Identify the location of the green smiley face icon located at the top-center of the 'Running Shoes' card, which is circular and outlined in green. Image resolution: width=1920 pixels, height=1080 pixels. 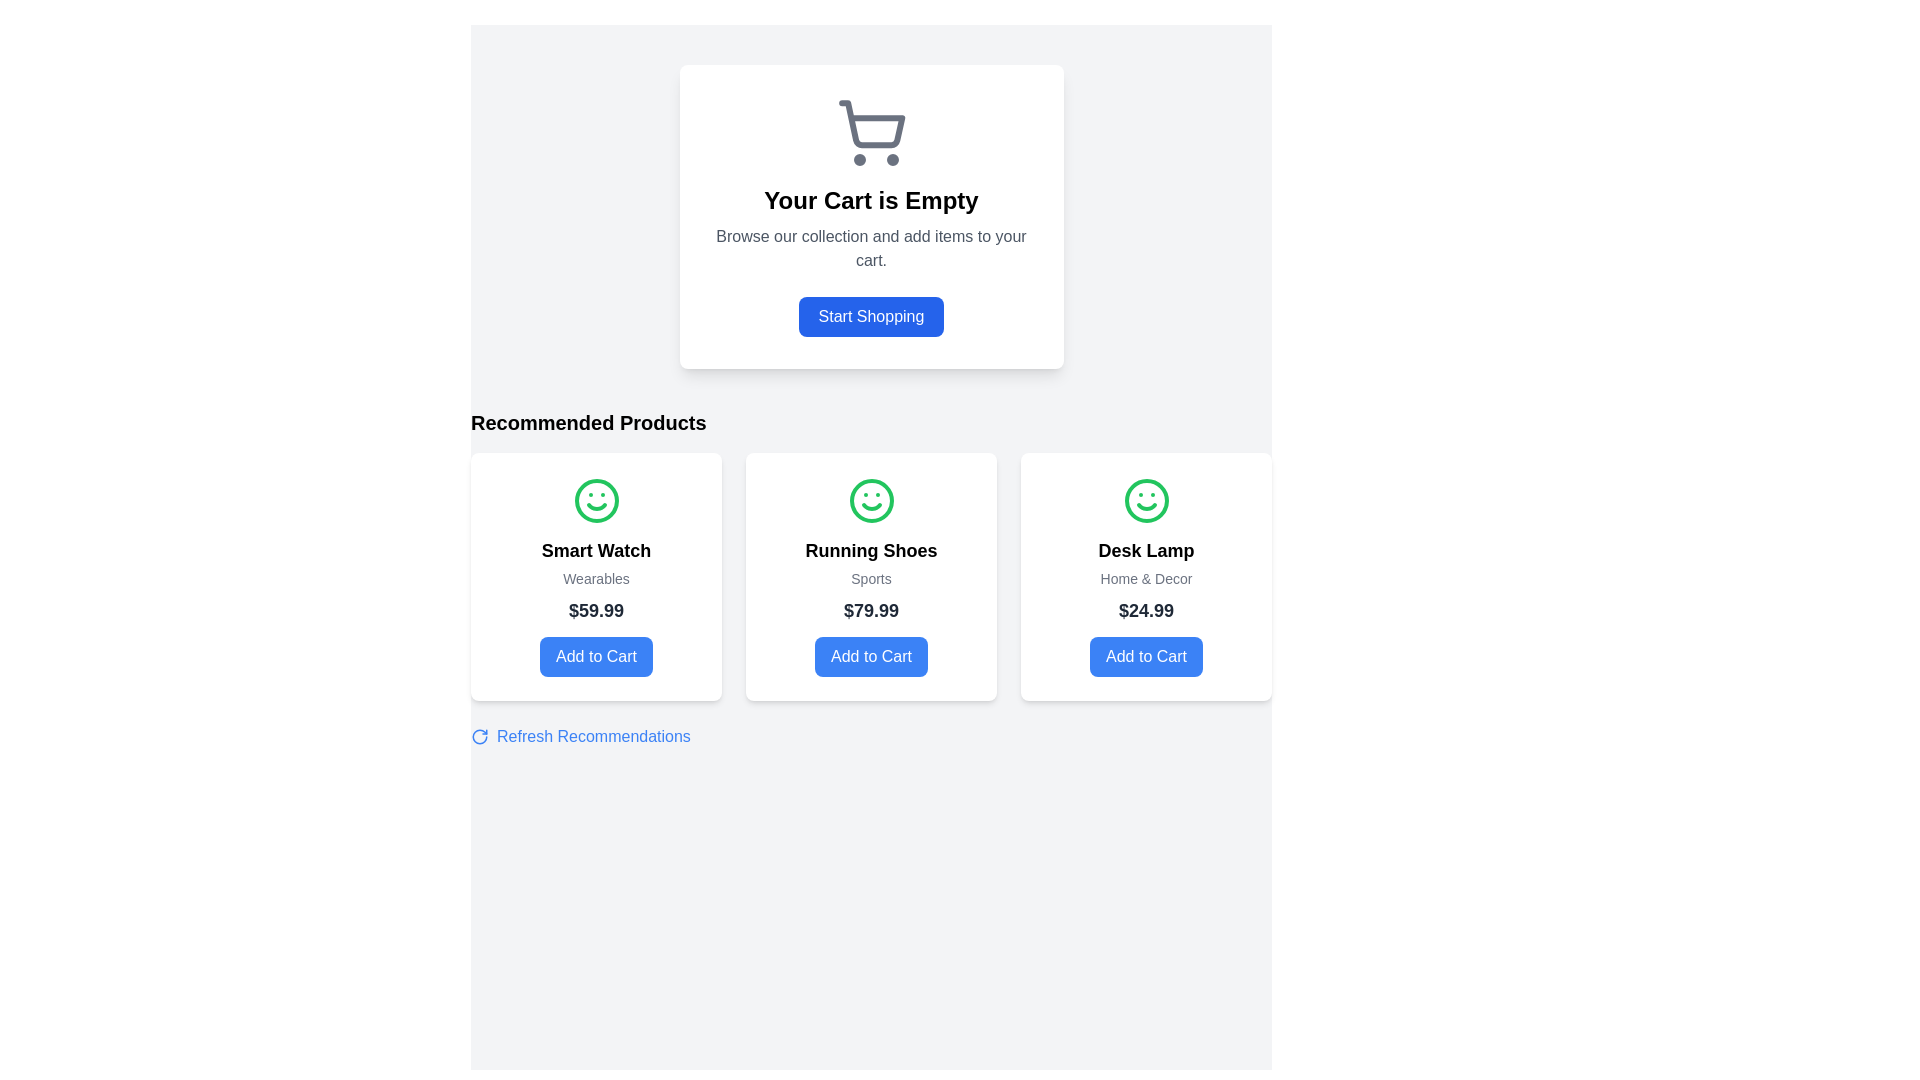
(871, 500).